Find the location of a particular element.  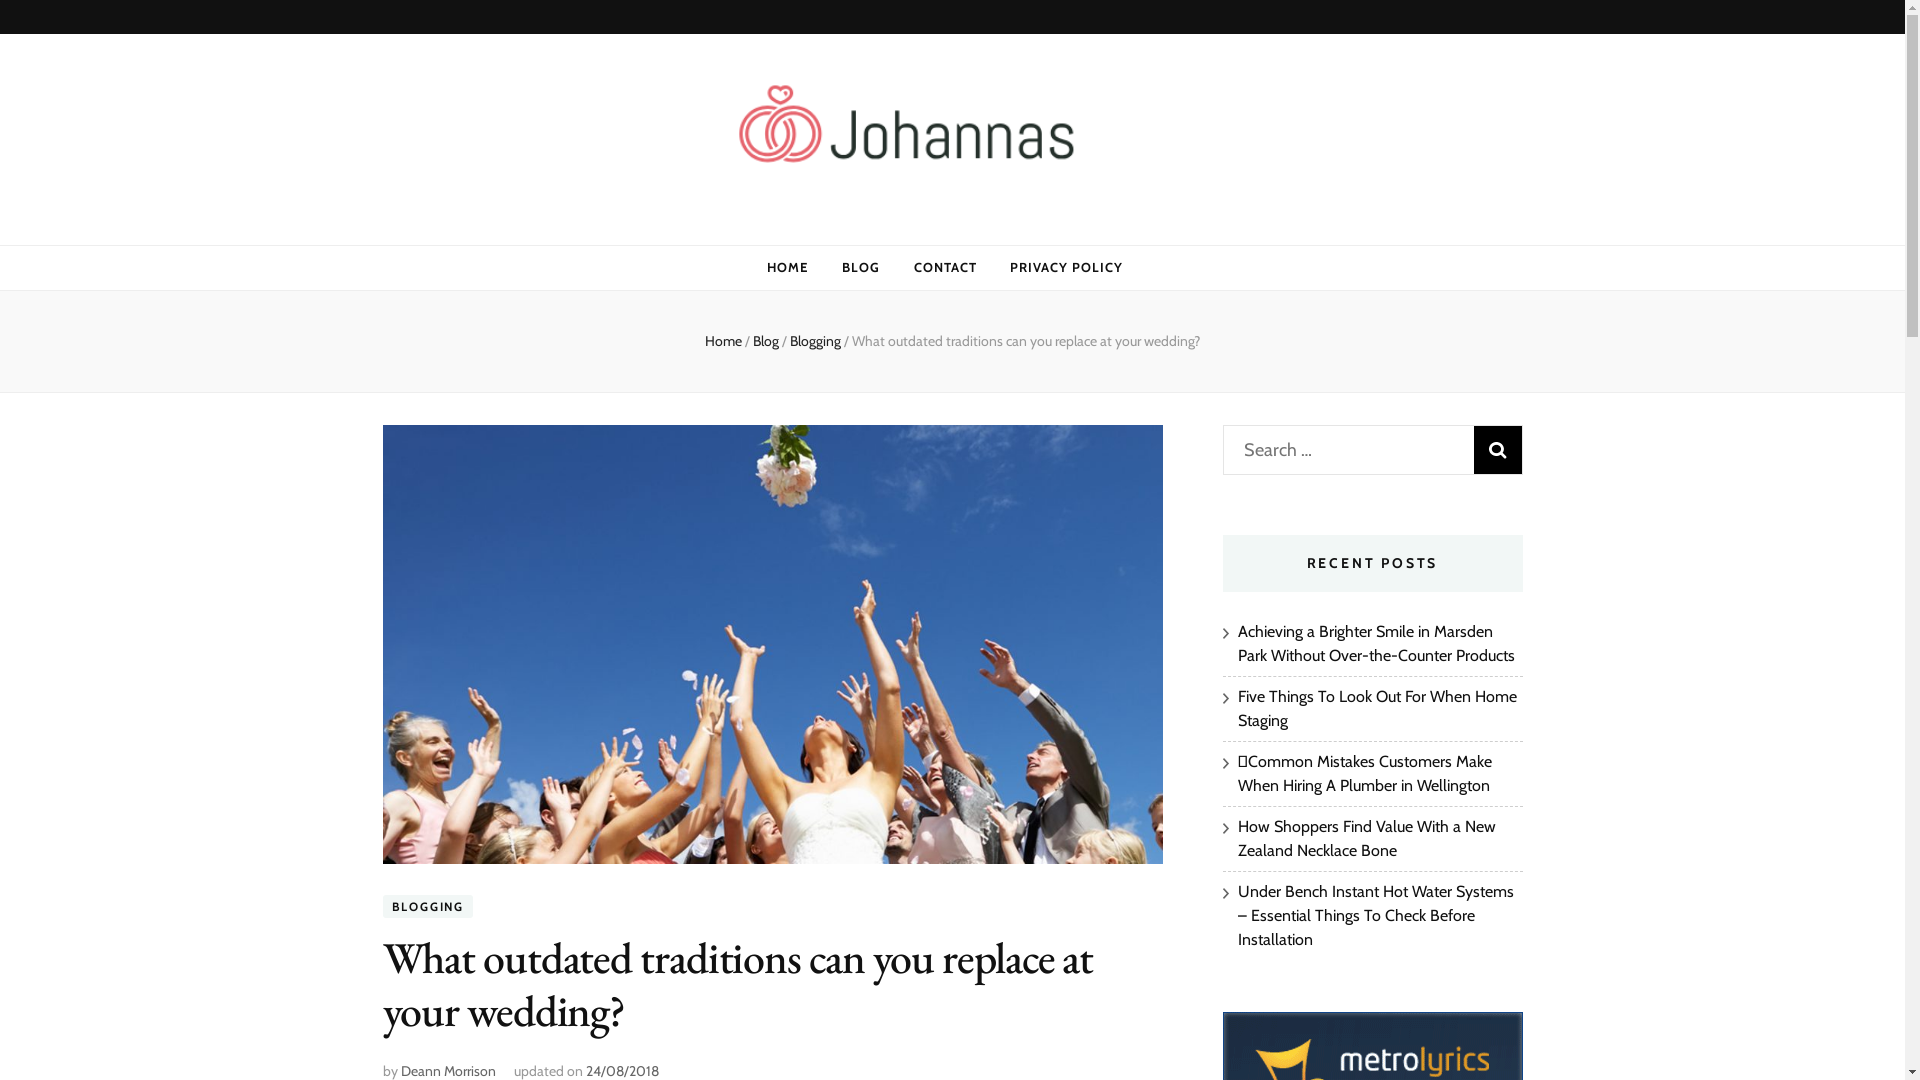

'Five Things To Look Out For When Home Staging' is located at coordinates (1376, 707).